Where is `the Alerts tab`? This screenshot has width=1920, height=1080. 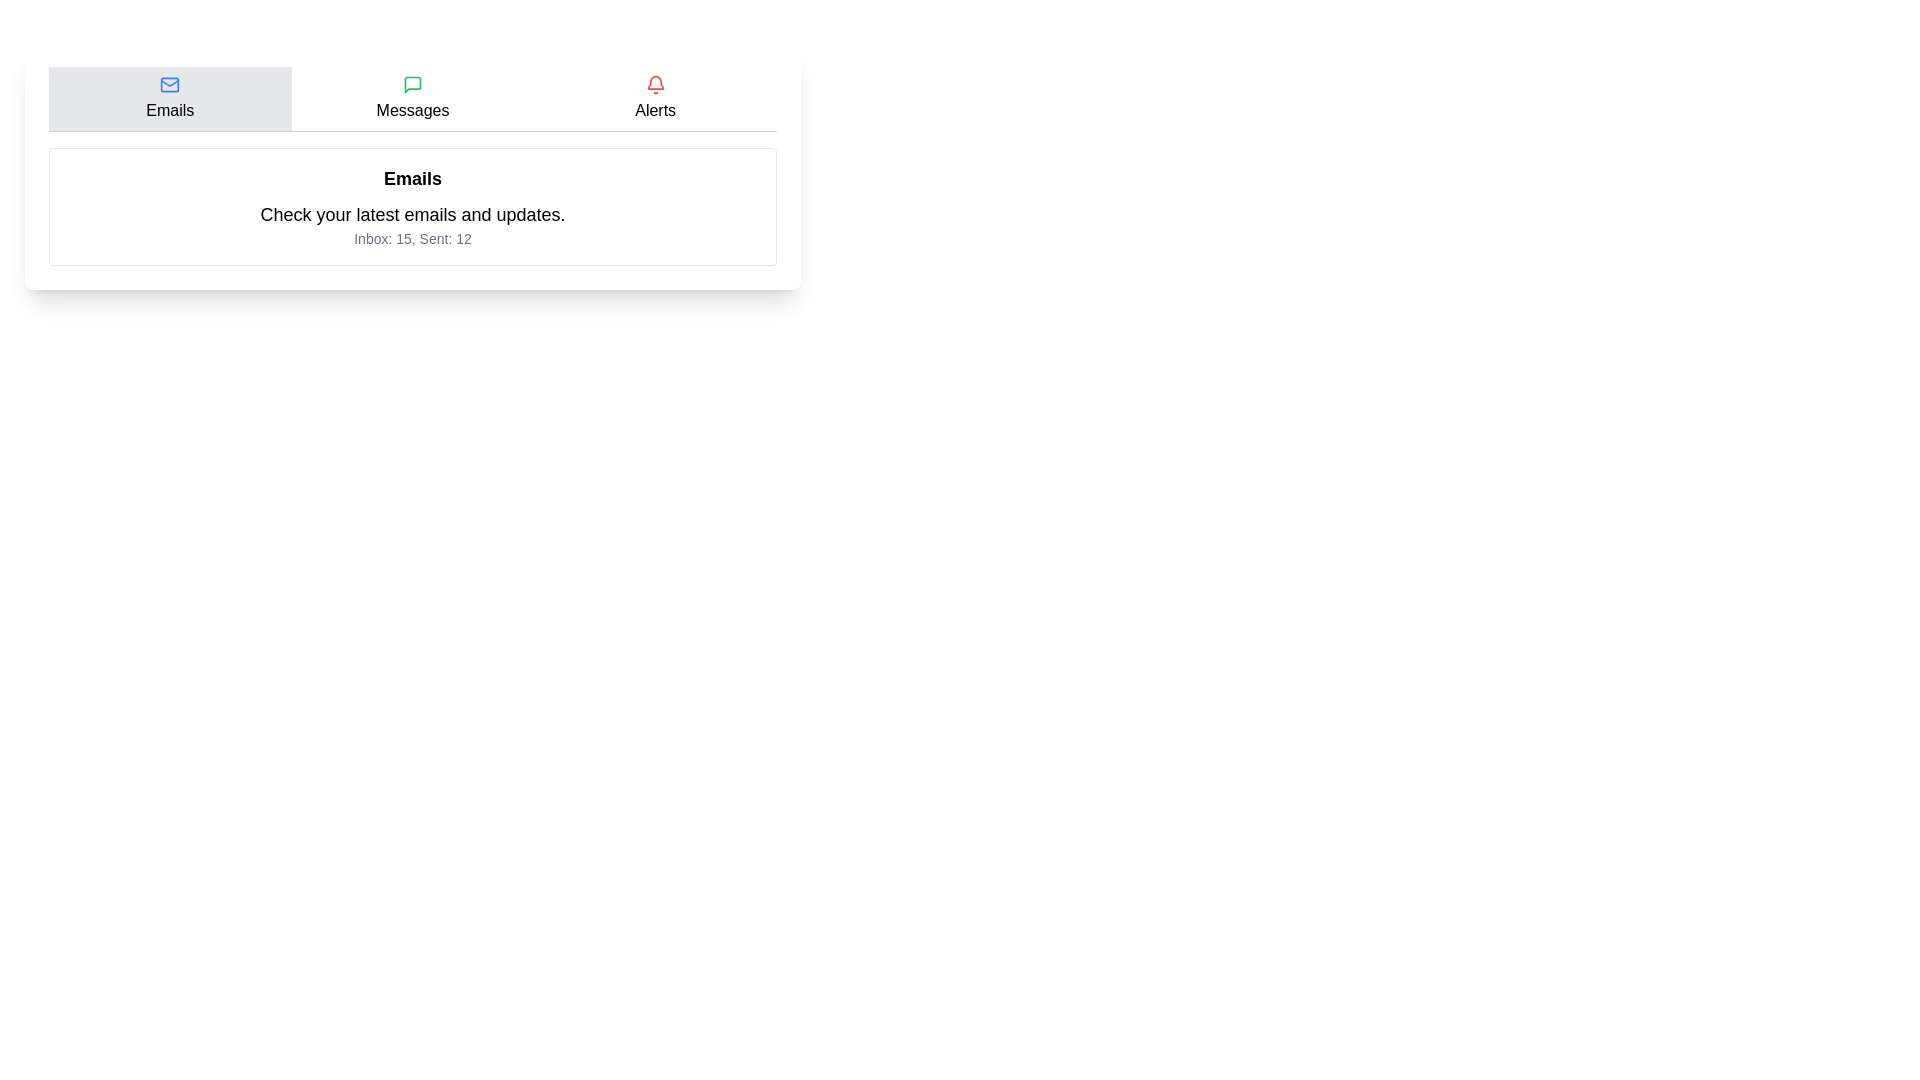 the Alerts tab is located at coordinates (656, 99).